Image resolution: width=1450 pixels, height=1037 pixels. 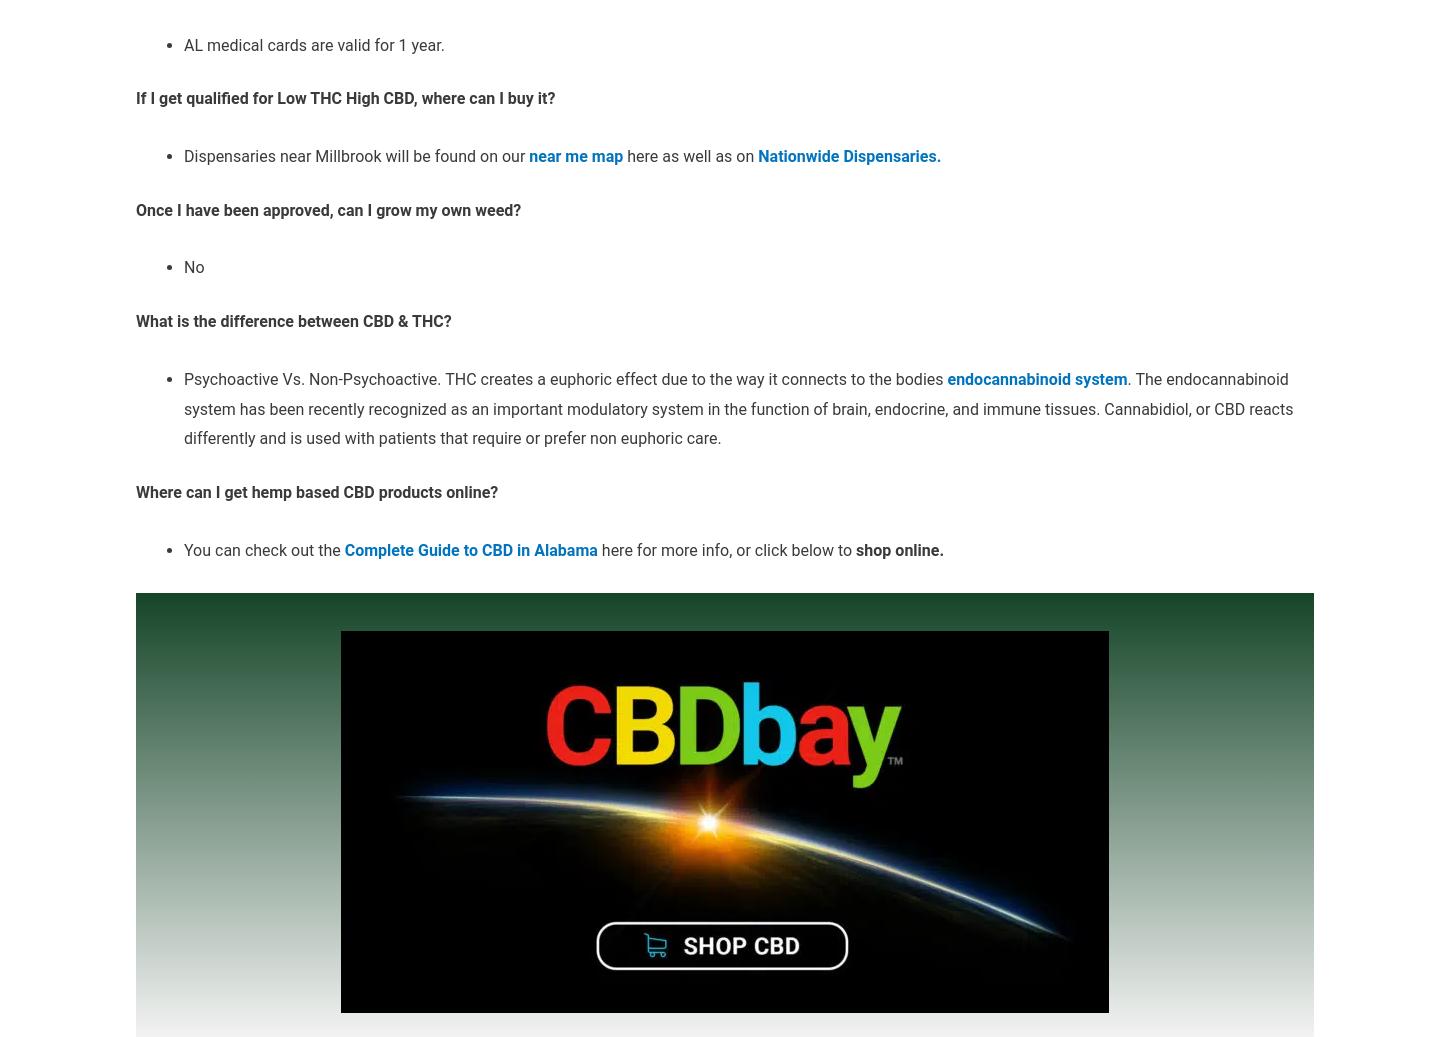 What do you see at coordinates (135, 490) in the screenshot?
I see `'Where can I get hemp based CBD products online?'` at bounding box center [135, 490].